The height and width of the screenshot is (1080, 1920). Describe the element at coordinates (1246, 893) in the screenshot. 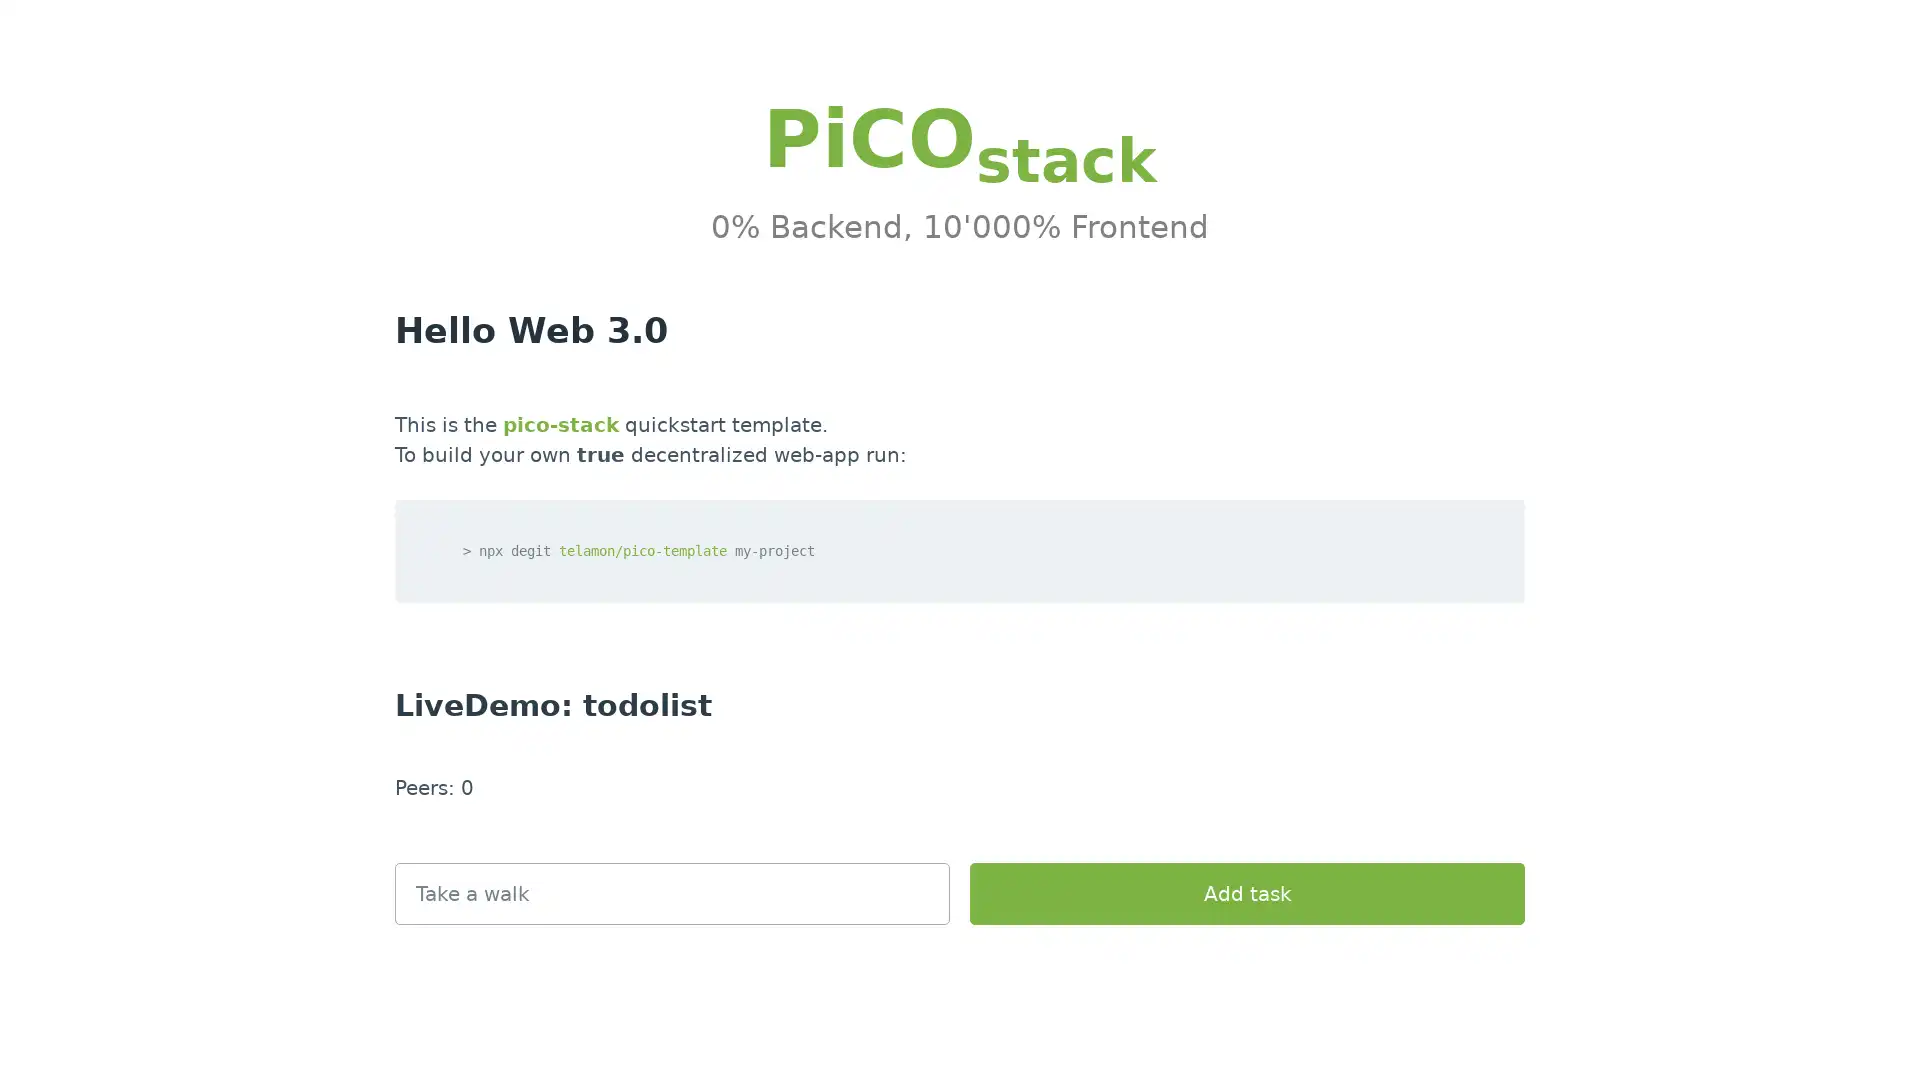

I see `Add task` at that location.